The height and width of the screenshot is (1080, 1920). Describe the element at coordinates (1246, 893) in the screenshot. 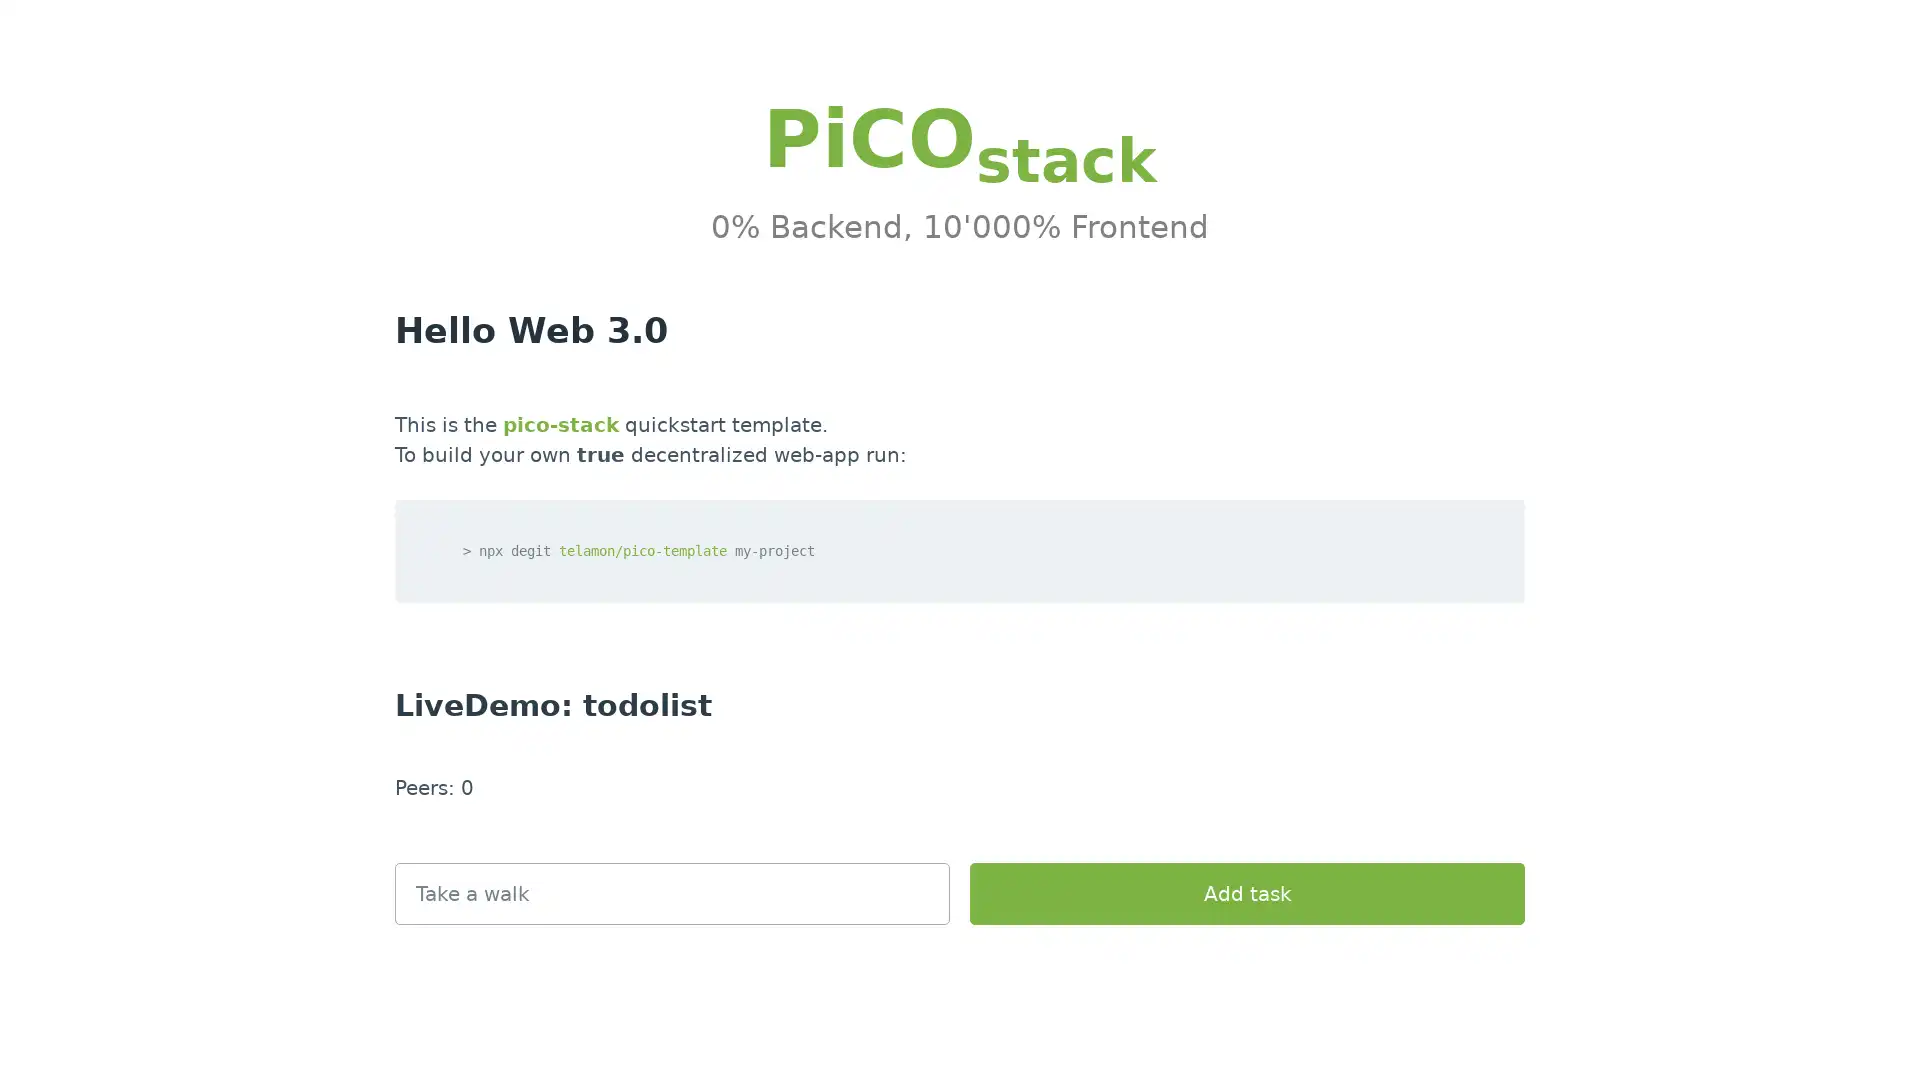

I see `Add task` at that location.